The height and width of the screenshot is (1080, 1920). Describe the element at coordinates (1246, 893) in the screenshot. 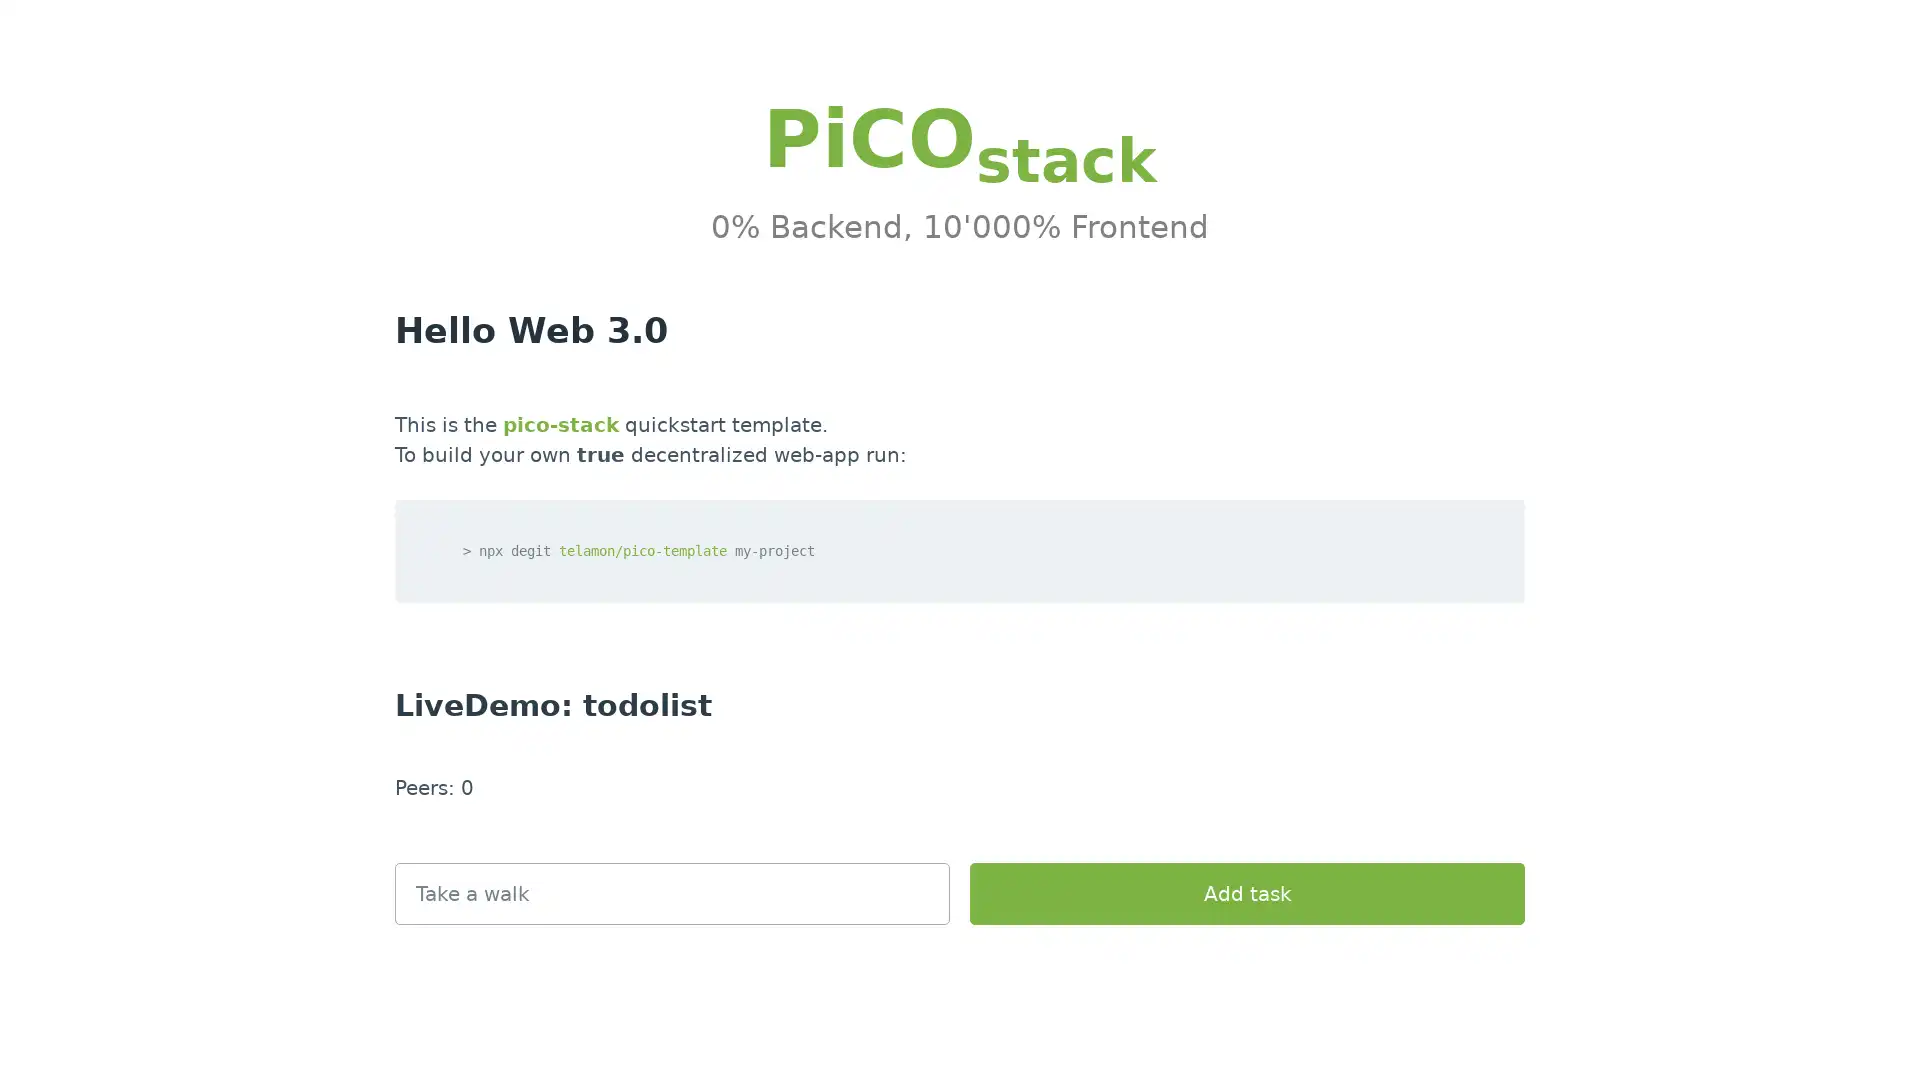

I see `Add task` at that location.